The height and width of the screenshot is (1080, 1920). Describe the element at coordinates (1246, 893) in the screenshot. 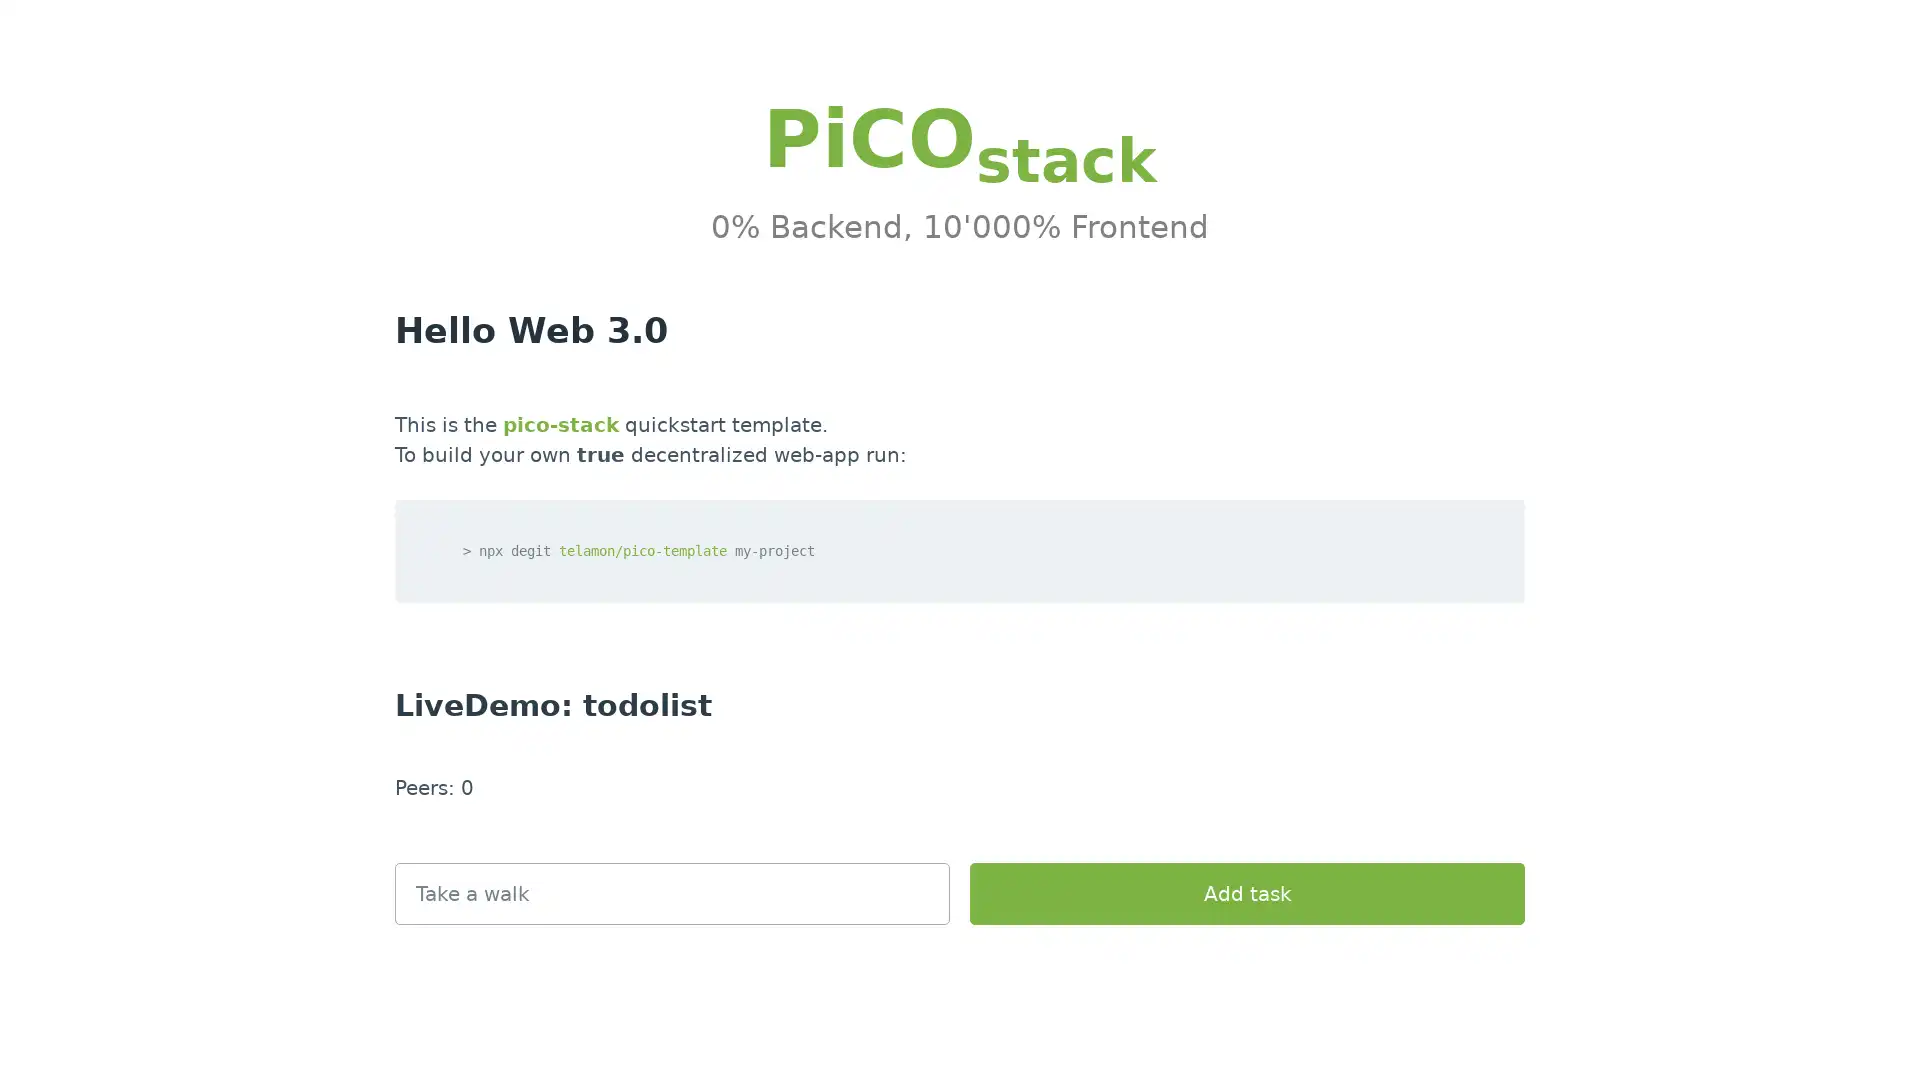

I see `Add task` at that location.